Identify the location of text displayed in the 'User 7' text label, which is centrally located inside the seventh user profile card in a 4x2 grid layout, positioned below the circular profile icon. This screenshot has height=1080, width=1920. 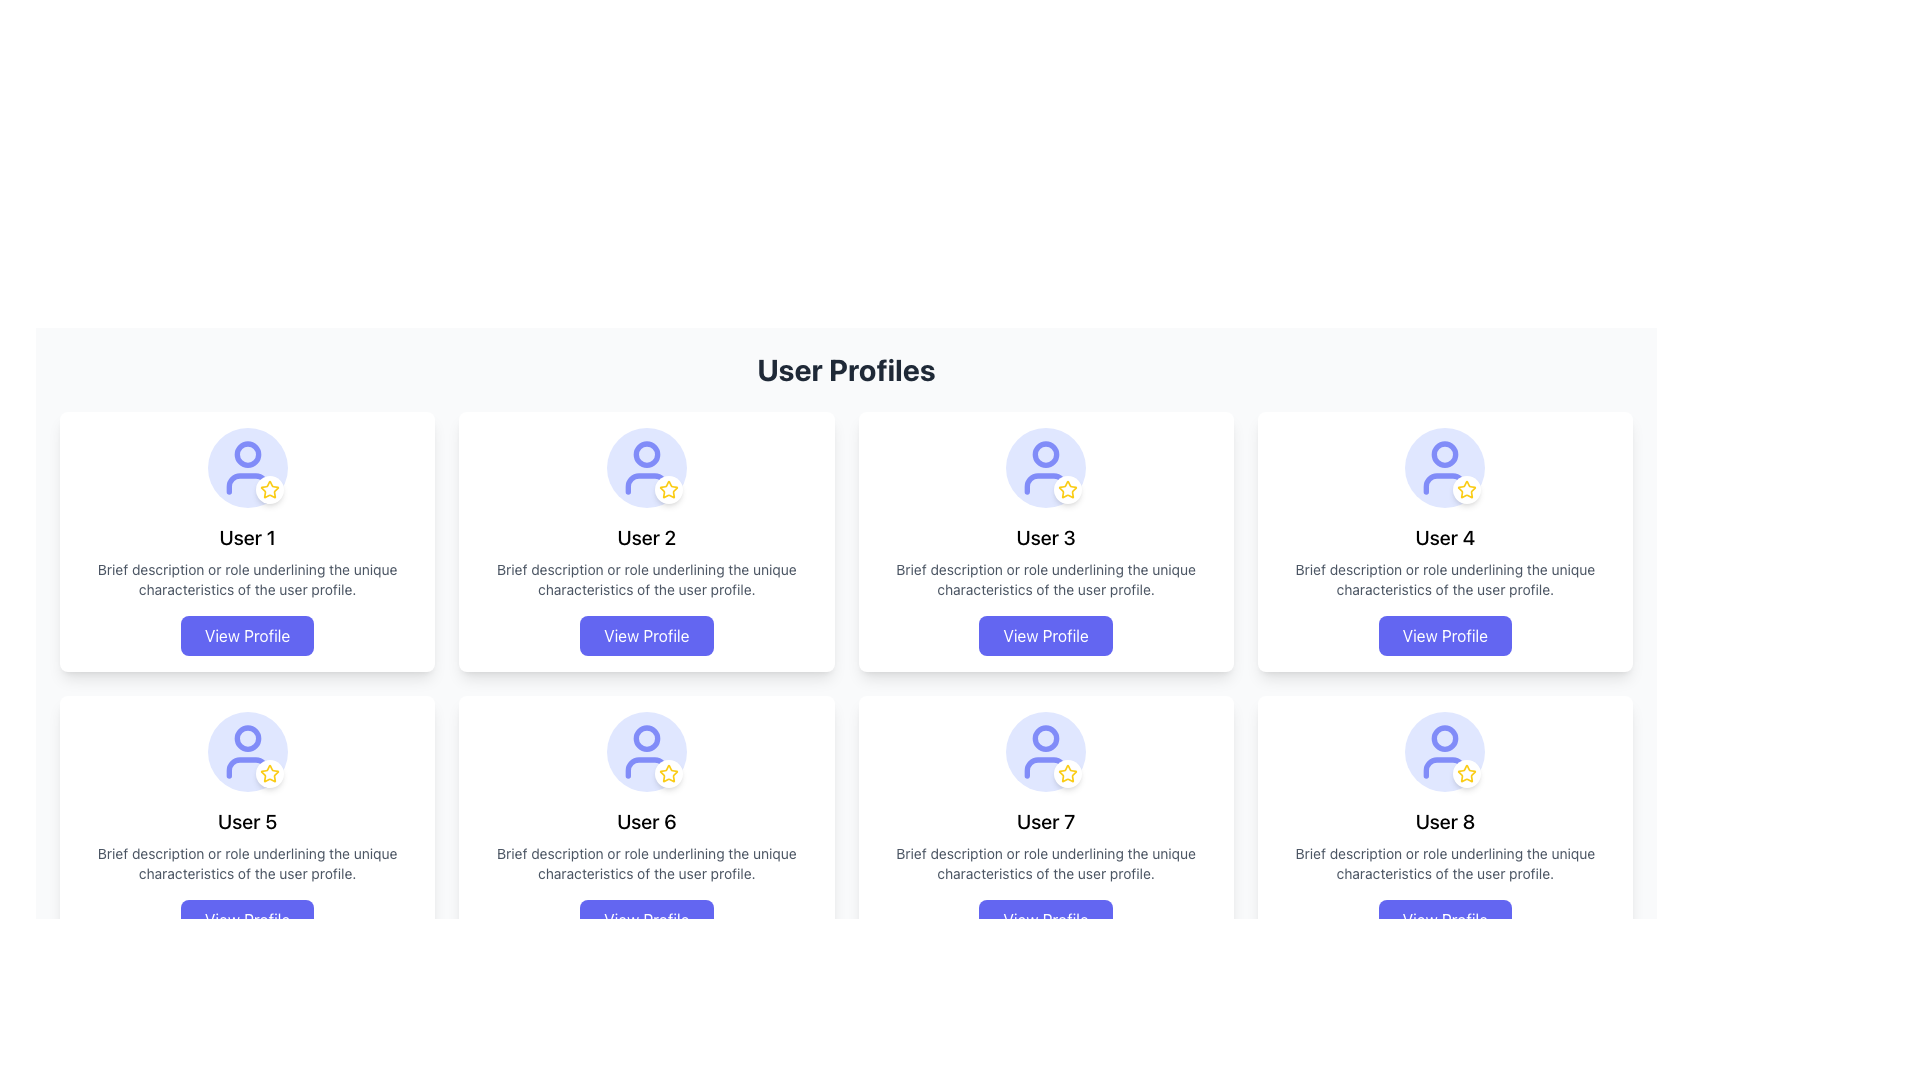
(1045, 821).